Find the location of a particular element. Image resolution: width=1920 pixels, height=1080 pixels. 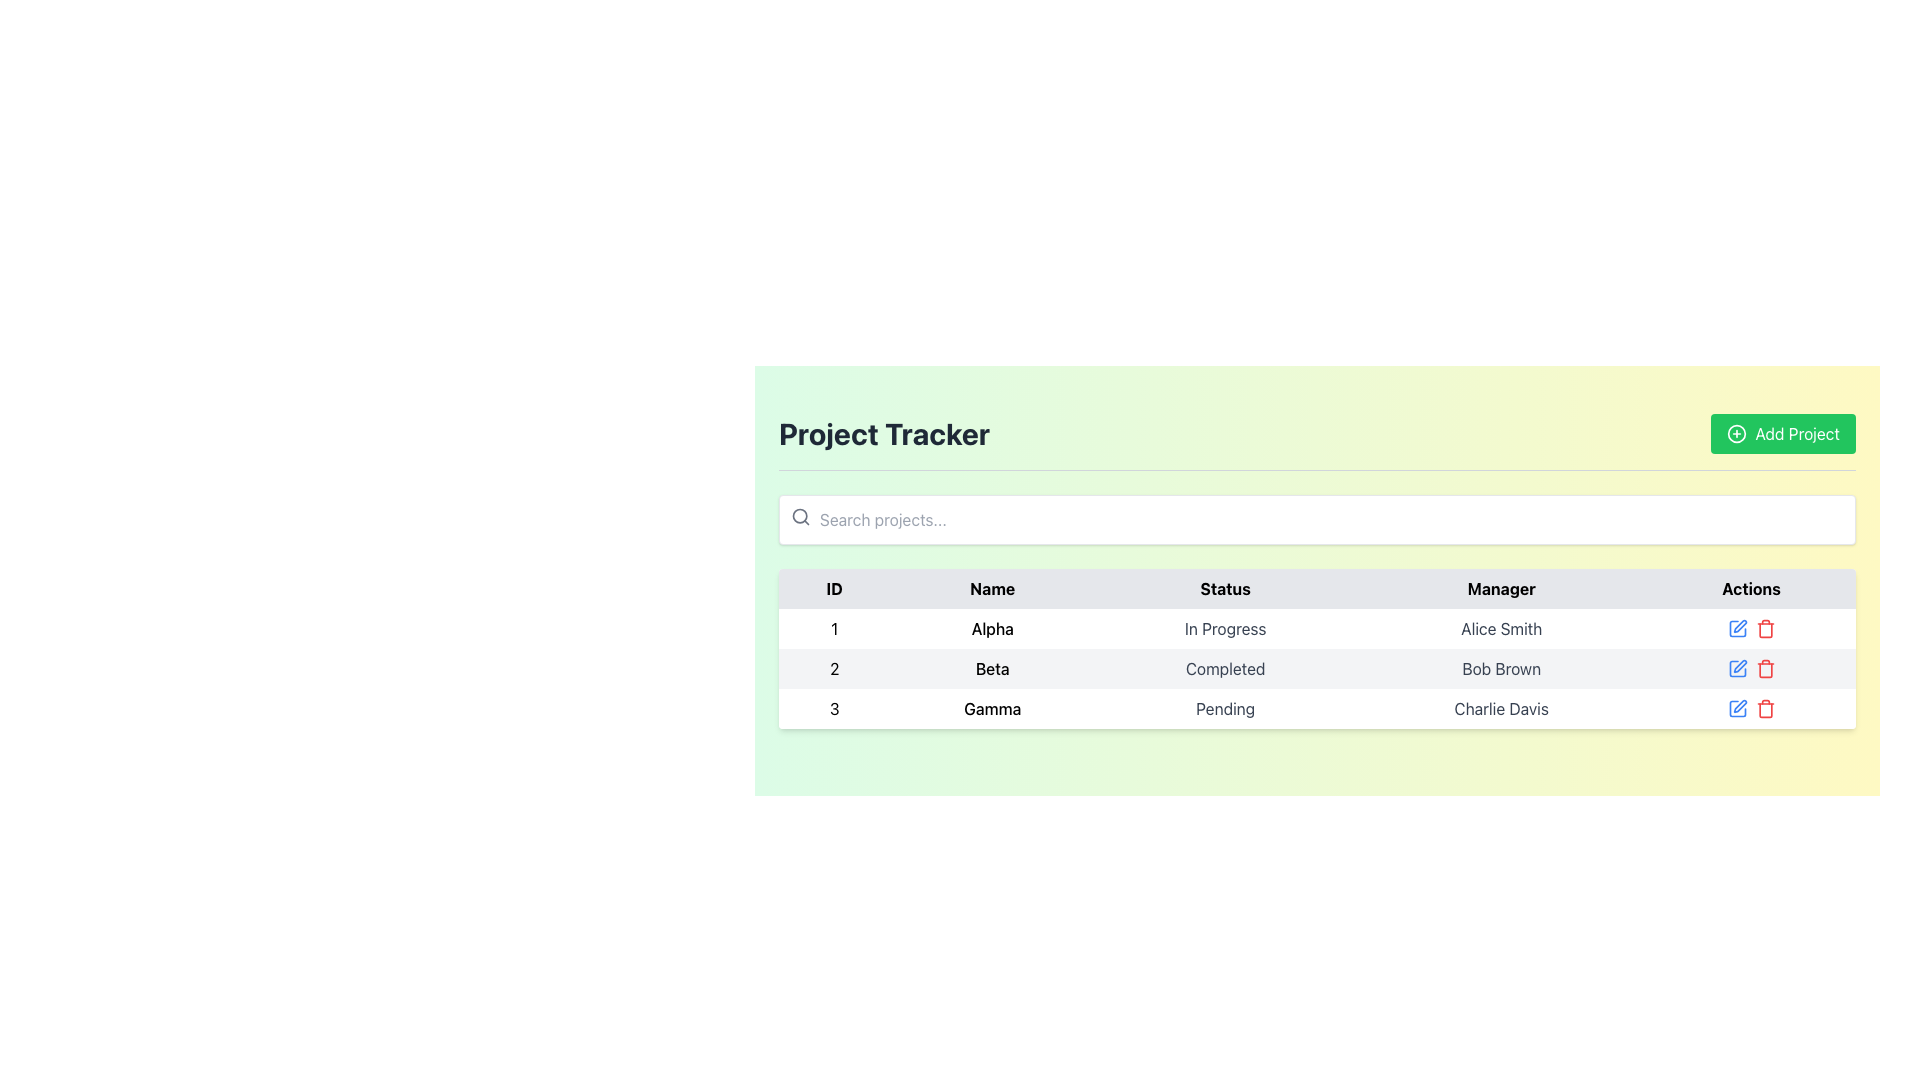

the button located at the top-right corner of the 'Project Tracker' section is located at coordinates (1783, 433).